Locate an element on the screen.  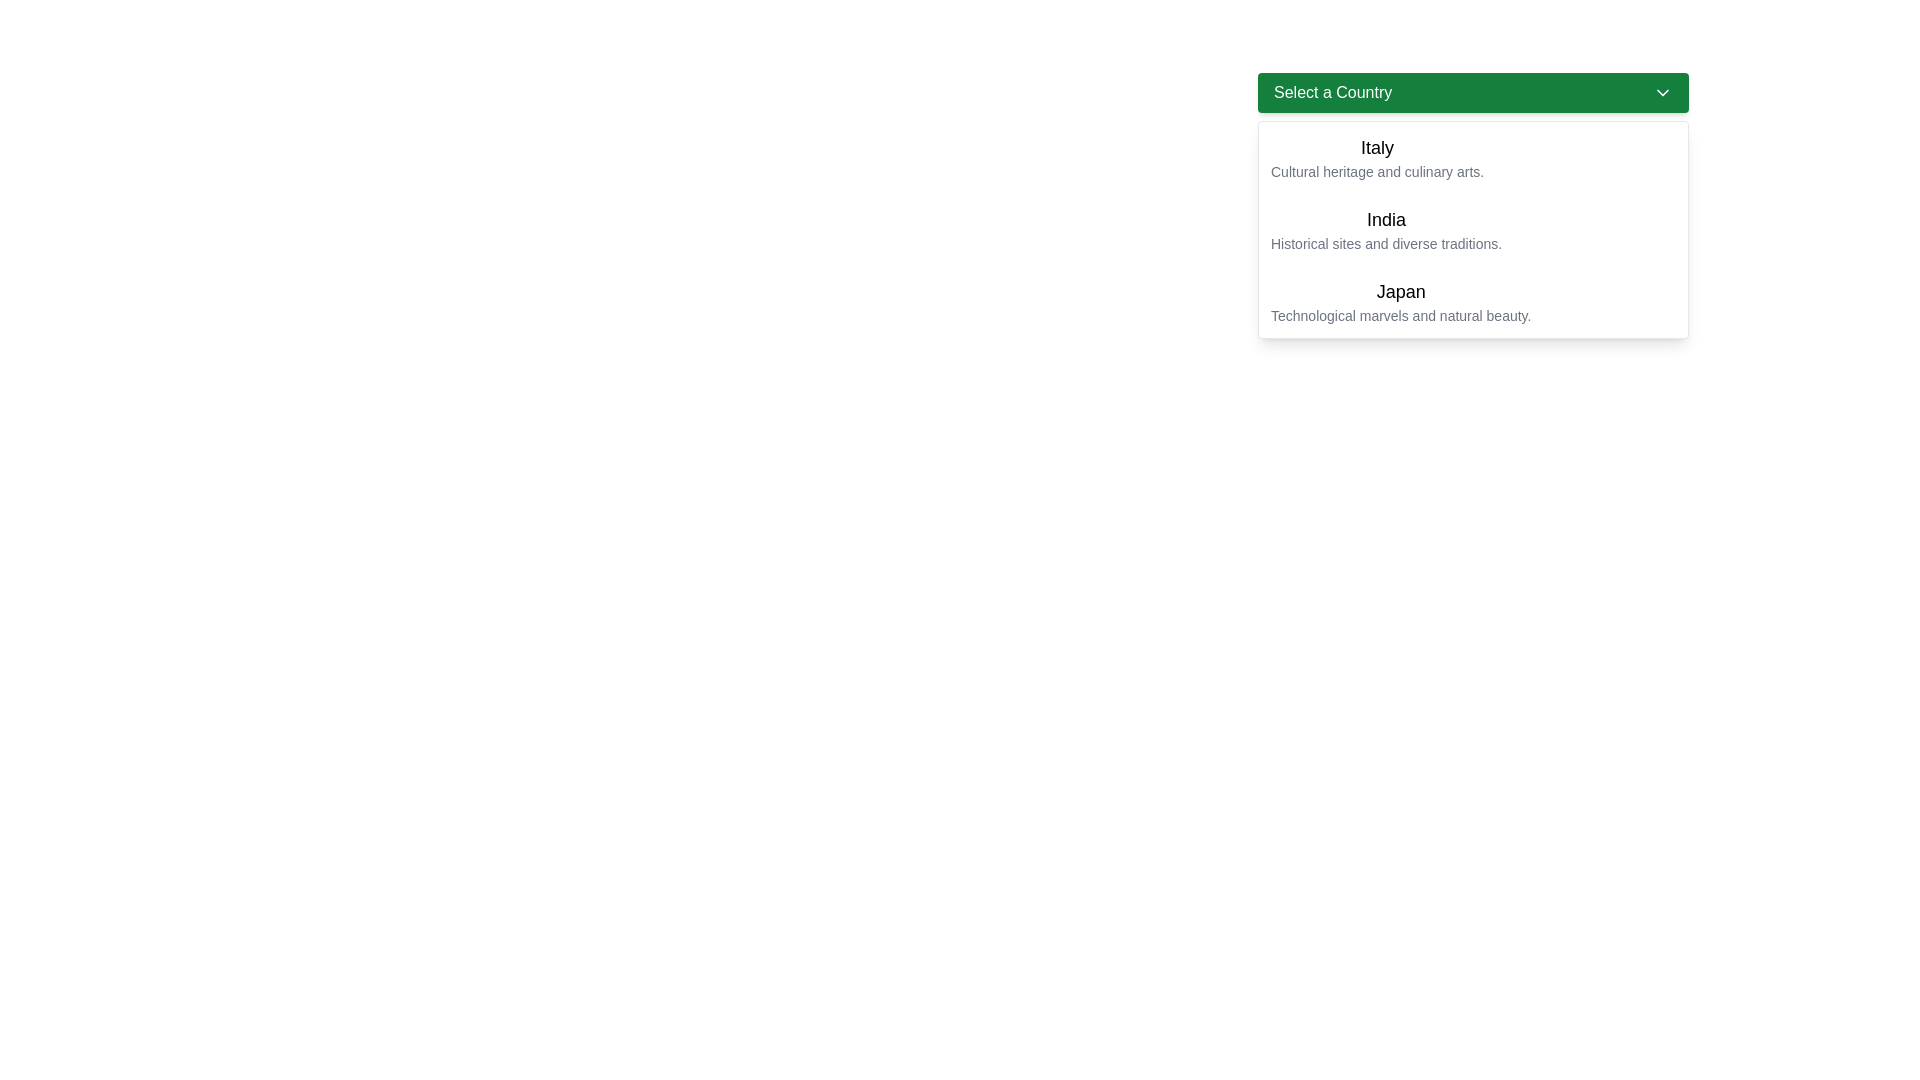
the third selectable option in the dropdown list for keyboard interaction is located at coordinates (1473, 301).